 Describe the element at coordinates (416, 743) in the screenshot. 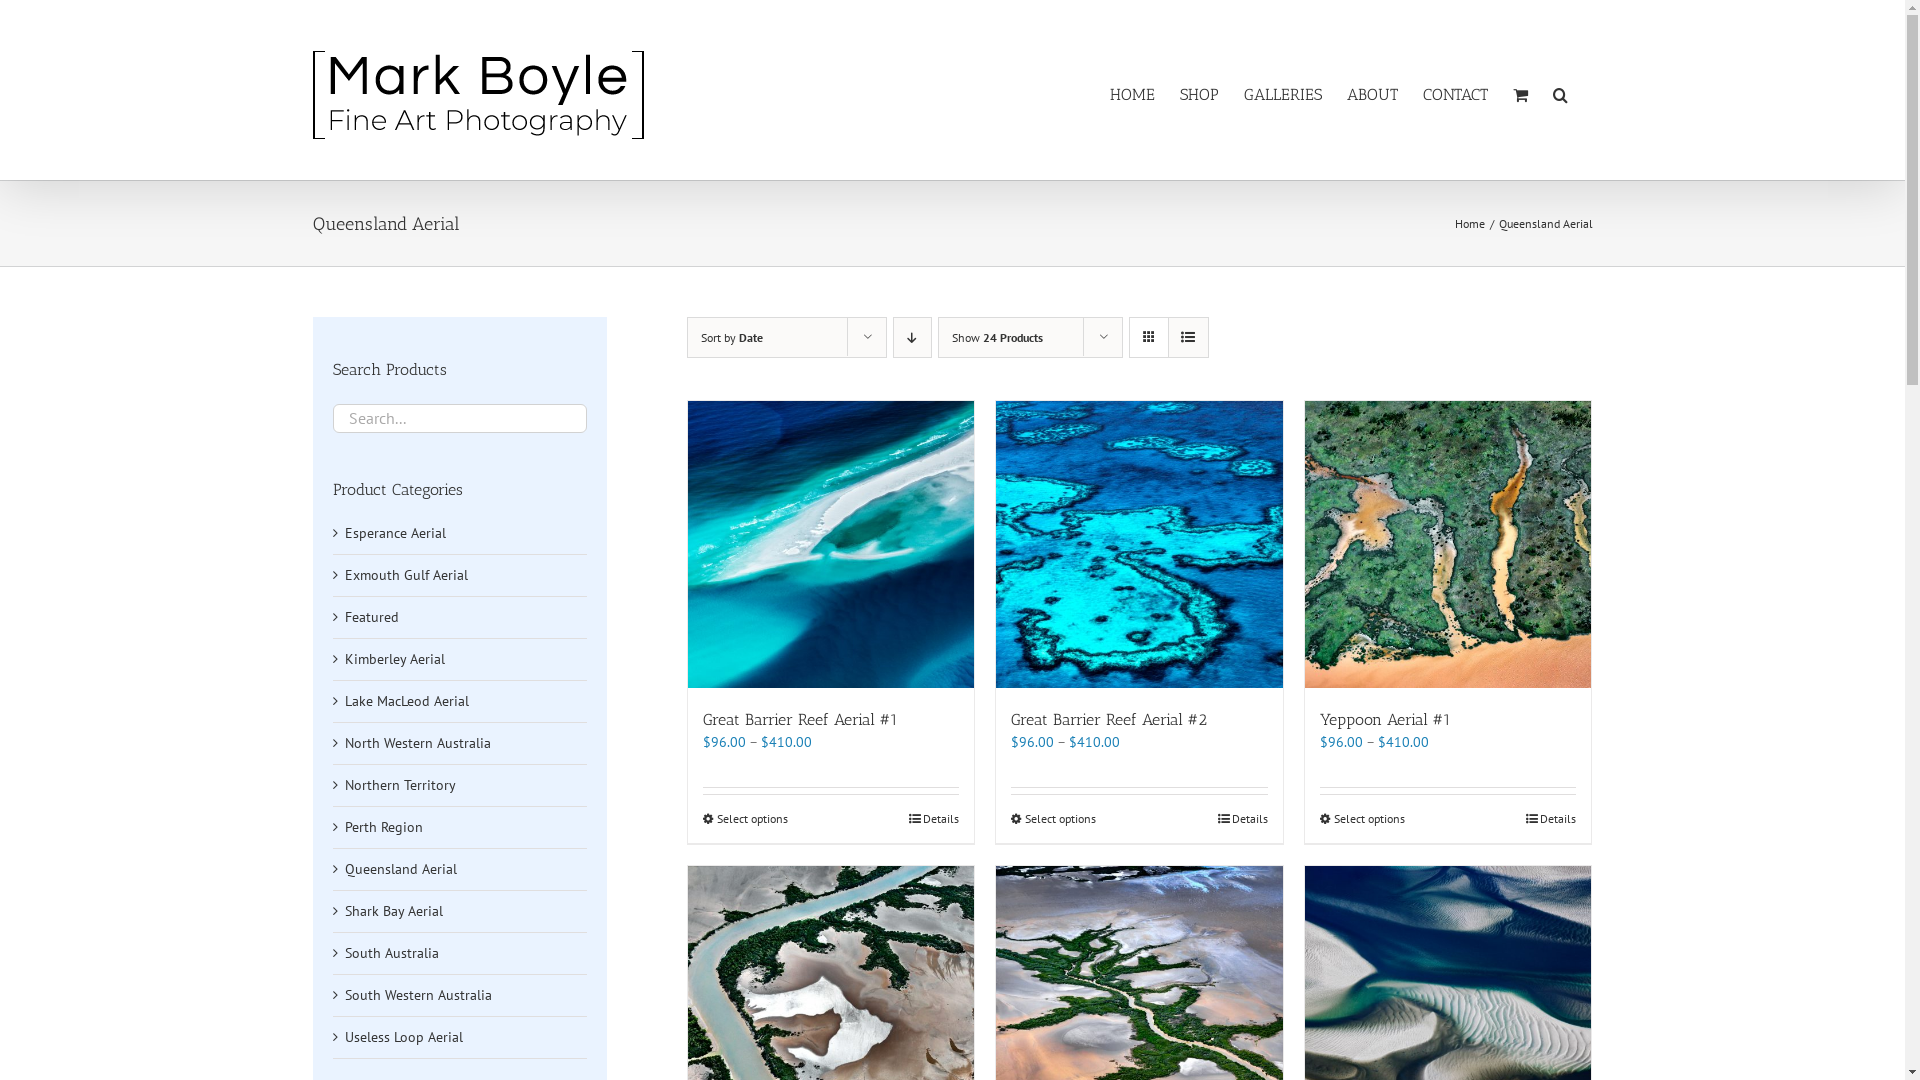

I see `'North Western Australia'` at that location.